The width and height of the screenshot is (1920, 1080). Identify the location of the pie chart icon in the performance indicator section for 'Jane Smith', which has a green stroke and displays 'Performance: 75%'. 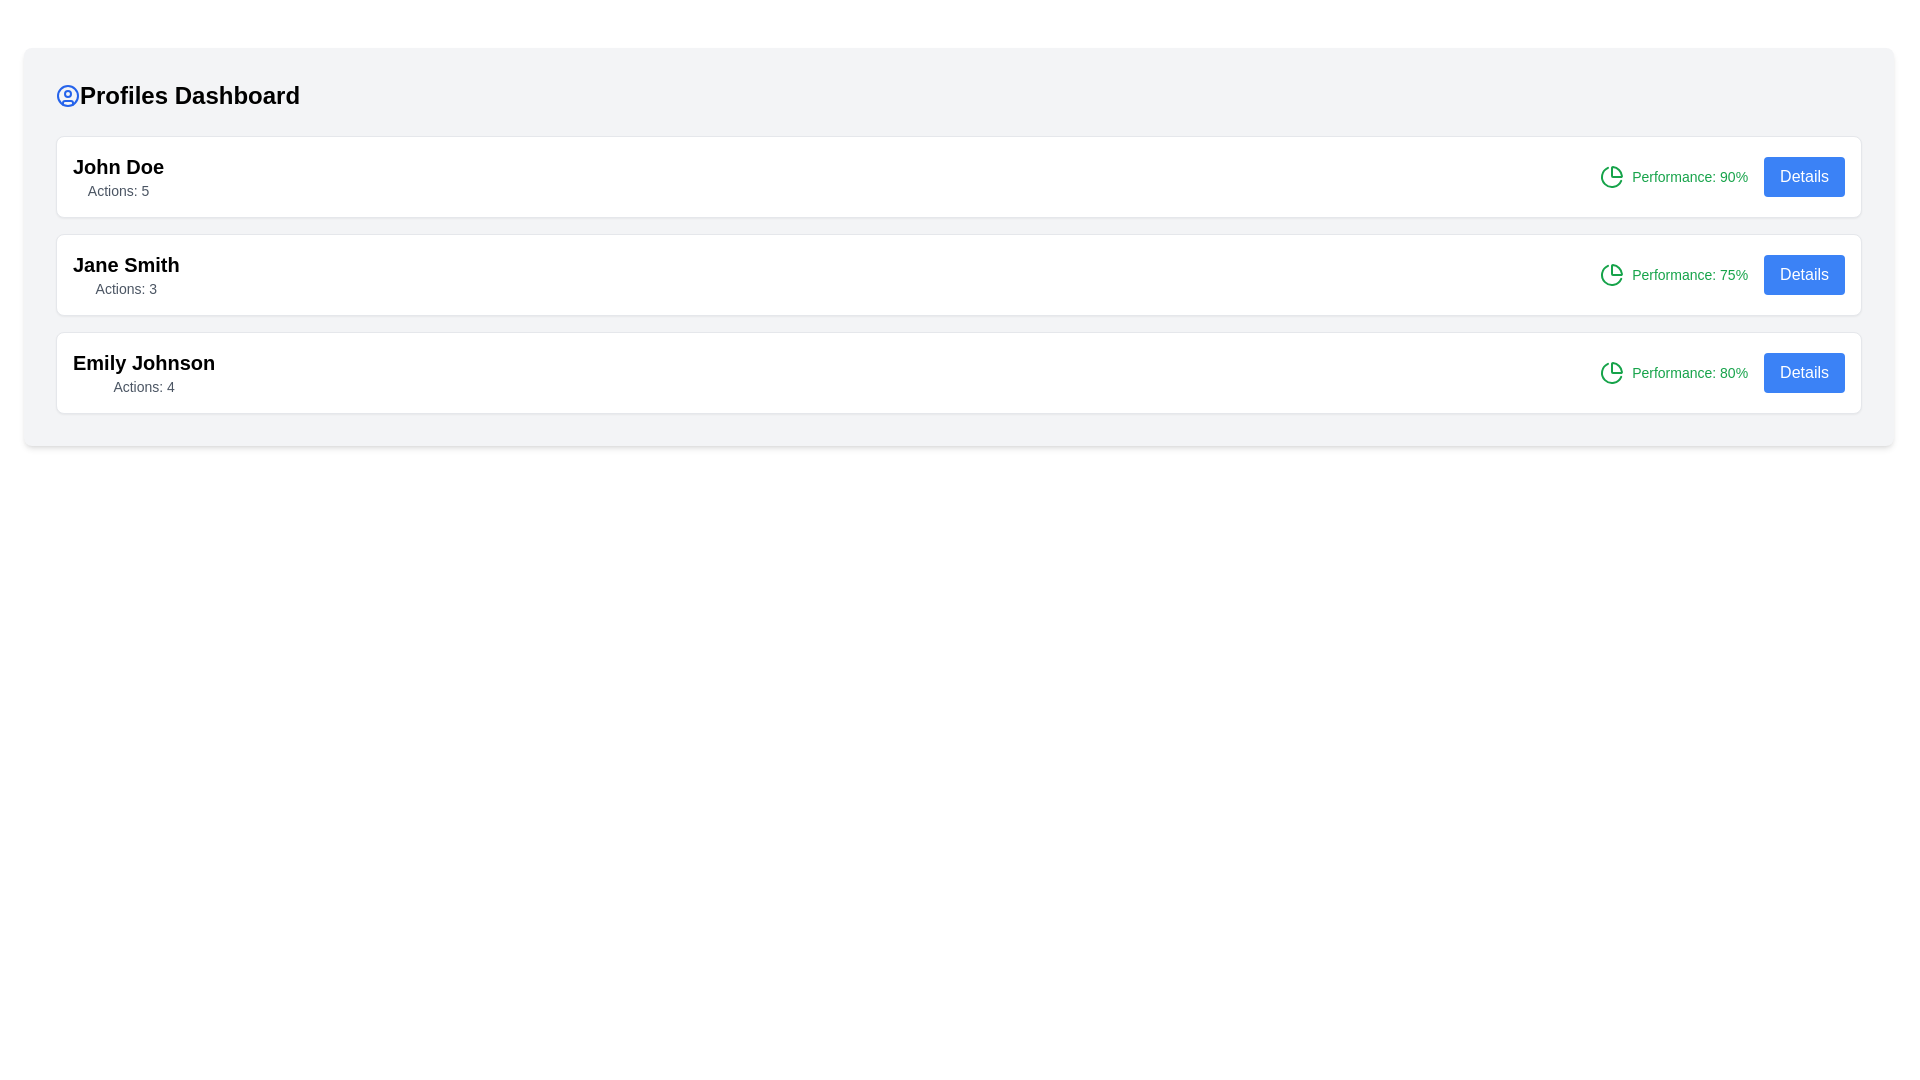
(1612, 274).